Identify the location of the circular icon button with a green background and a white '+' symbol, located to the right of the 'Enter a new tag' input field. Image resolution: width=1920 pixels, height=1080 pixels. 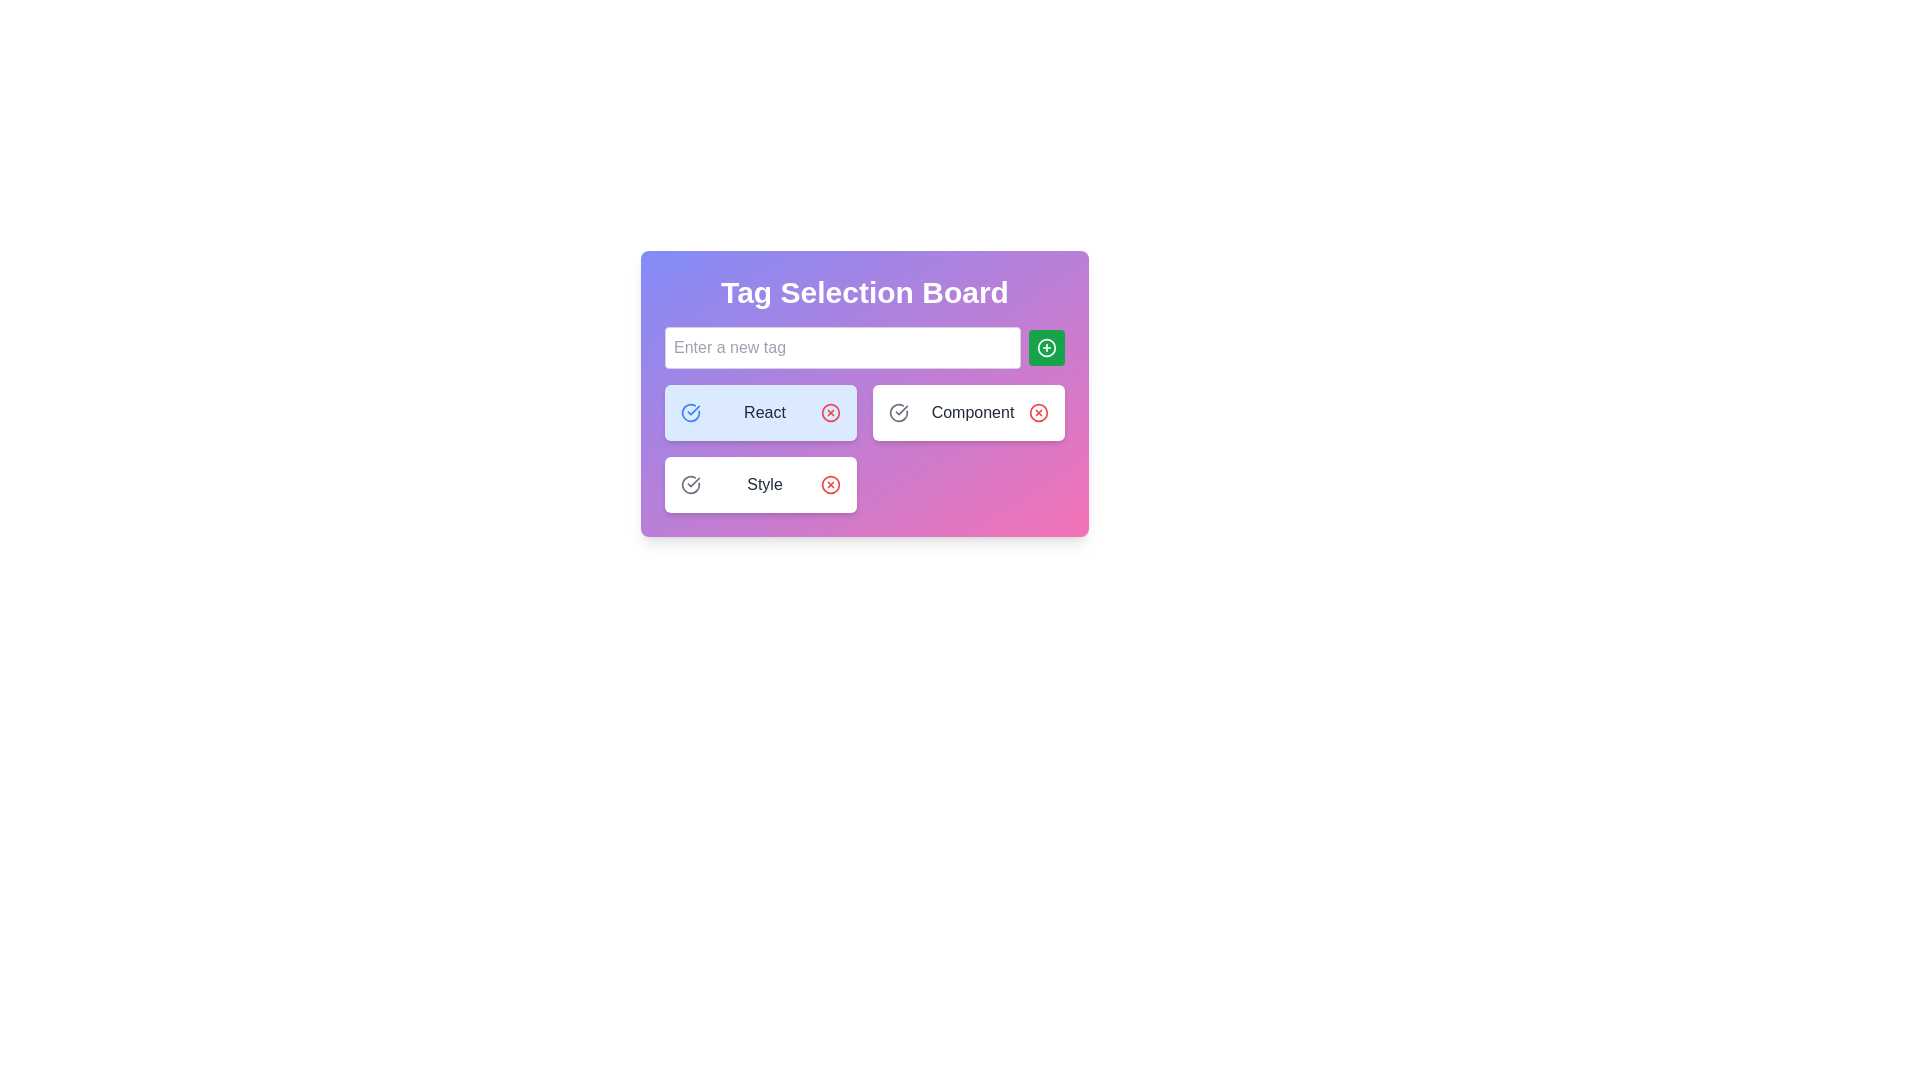
(1045, 346).